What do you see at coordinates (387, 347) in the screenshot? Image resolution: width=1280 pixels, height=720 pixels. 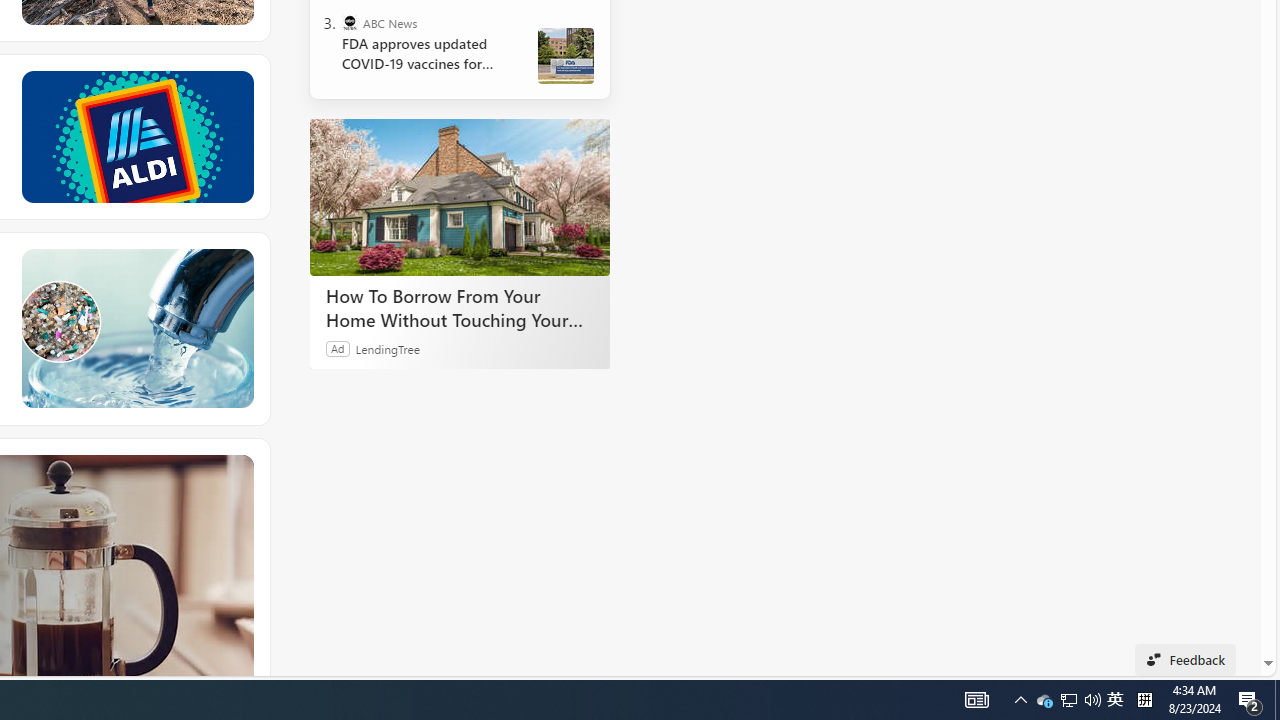 I see `'LendingTree'` at bounding box center [387, 347].